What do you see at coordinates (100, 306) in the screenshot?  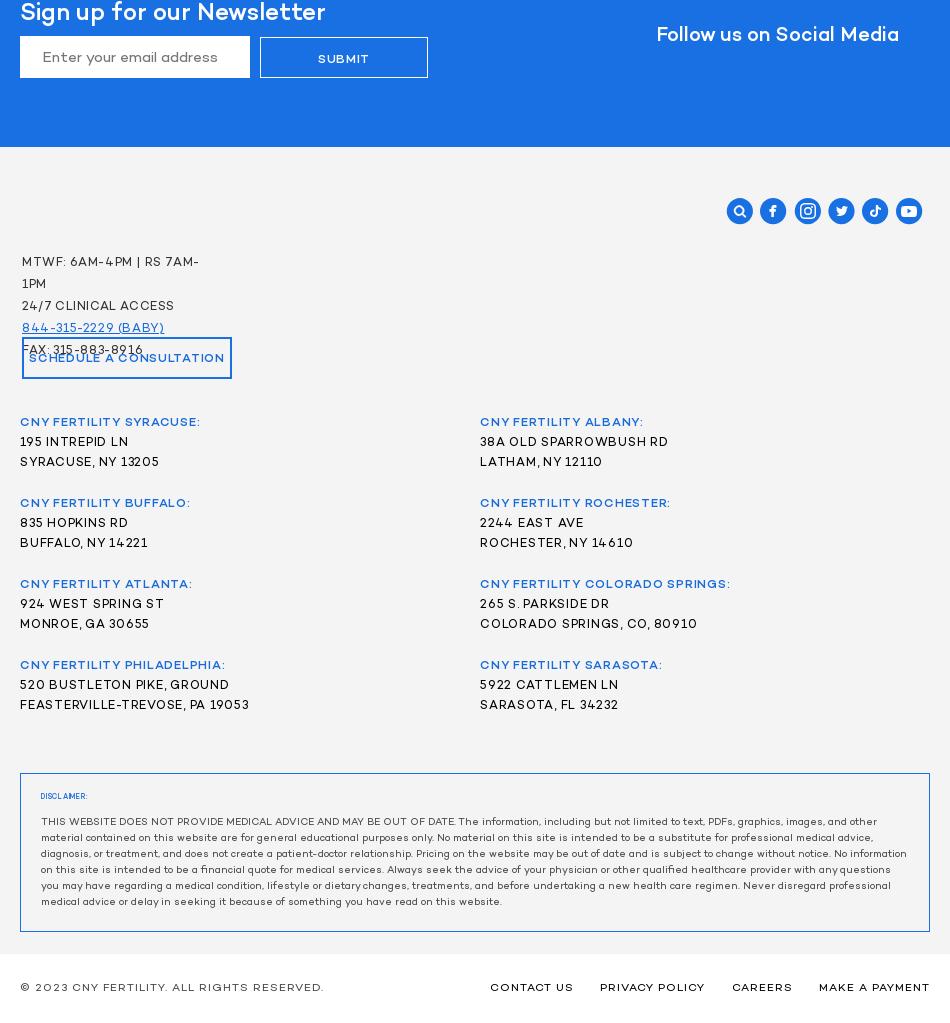 I see `'24/7 CLINICAL ACCESS'` at bounding box center [100, 306].